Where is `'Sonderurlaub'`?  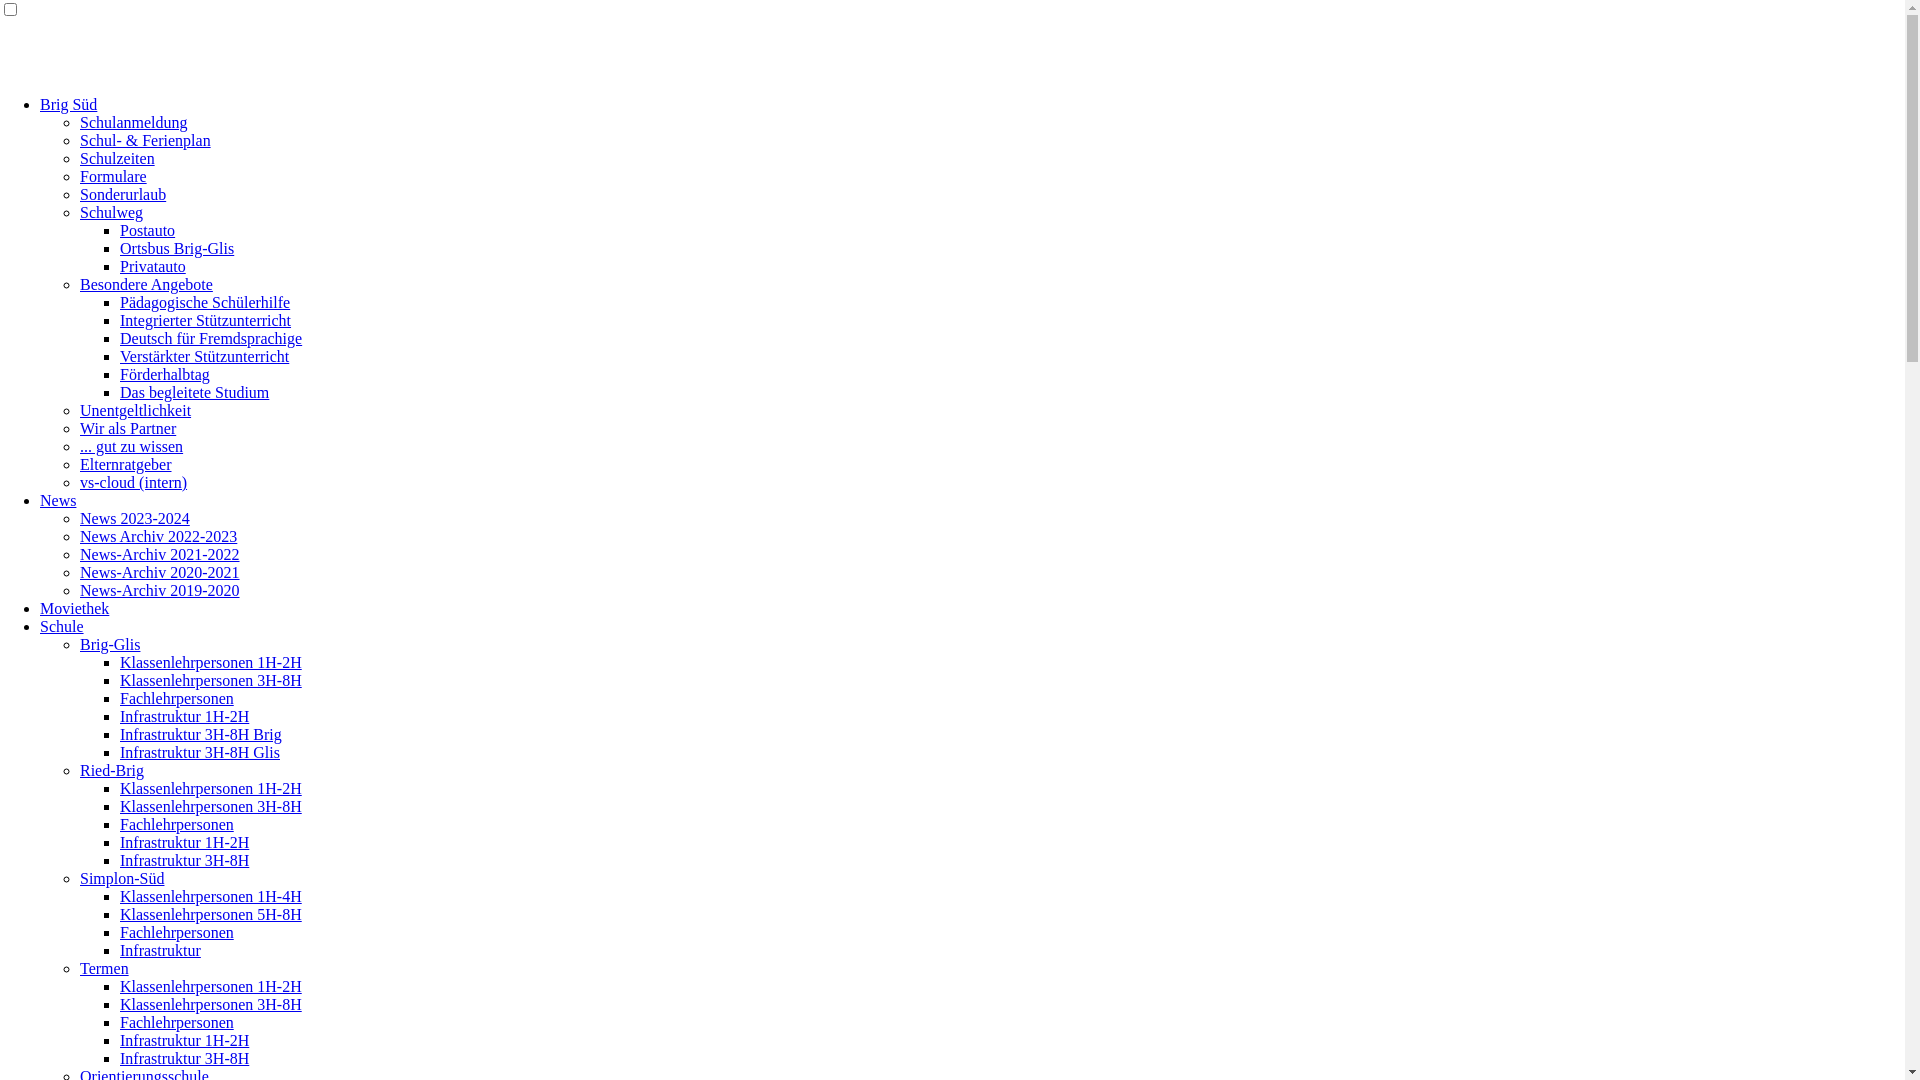 'Sonderurlaub' is located at coordinates (122, 194).